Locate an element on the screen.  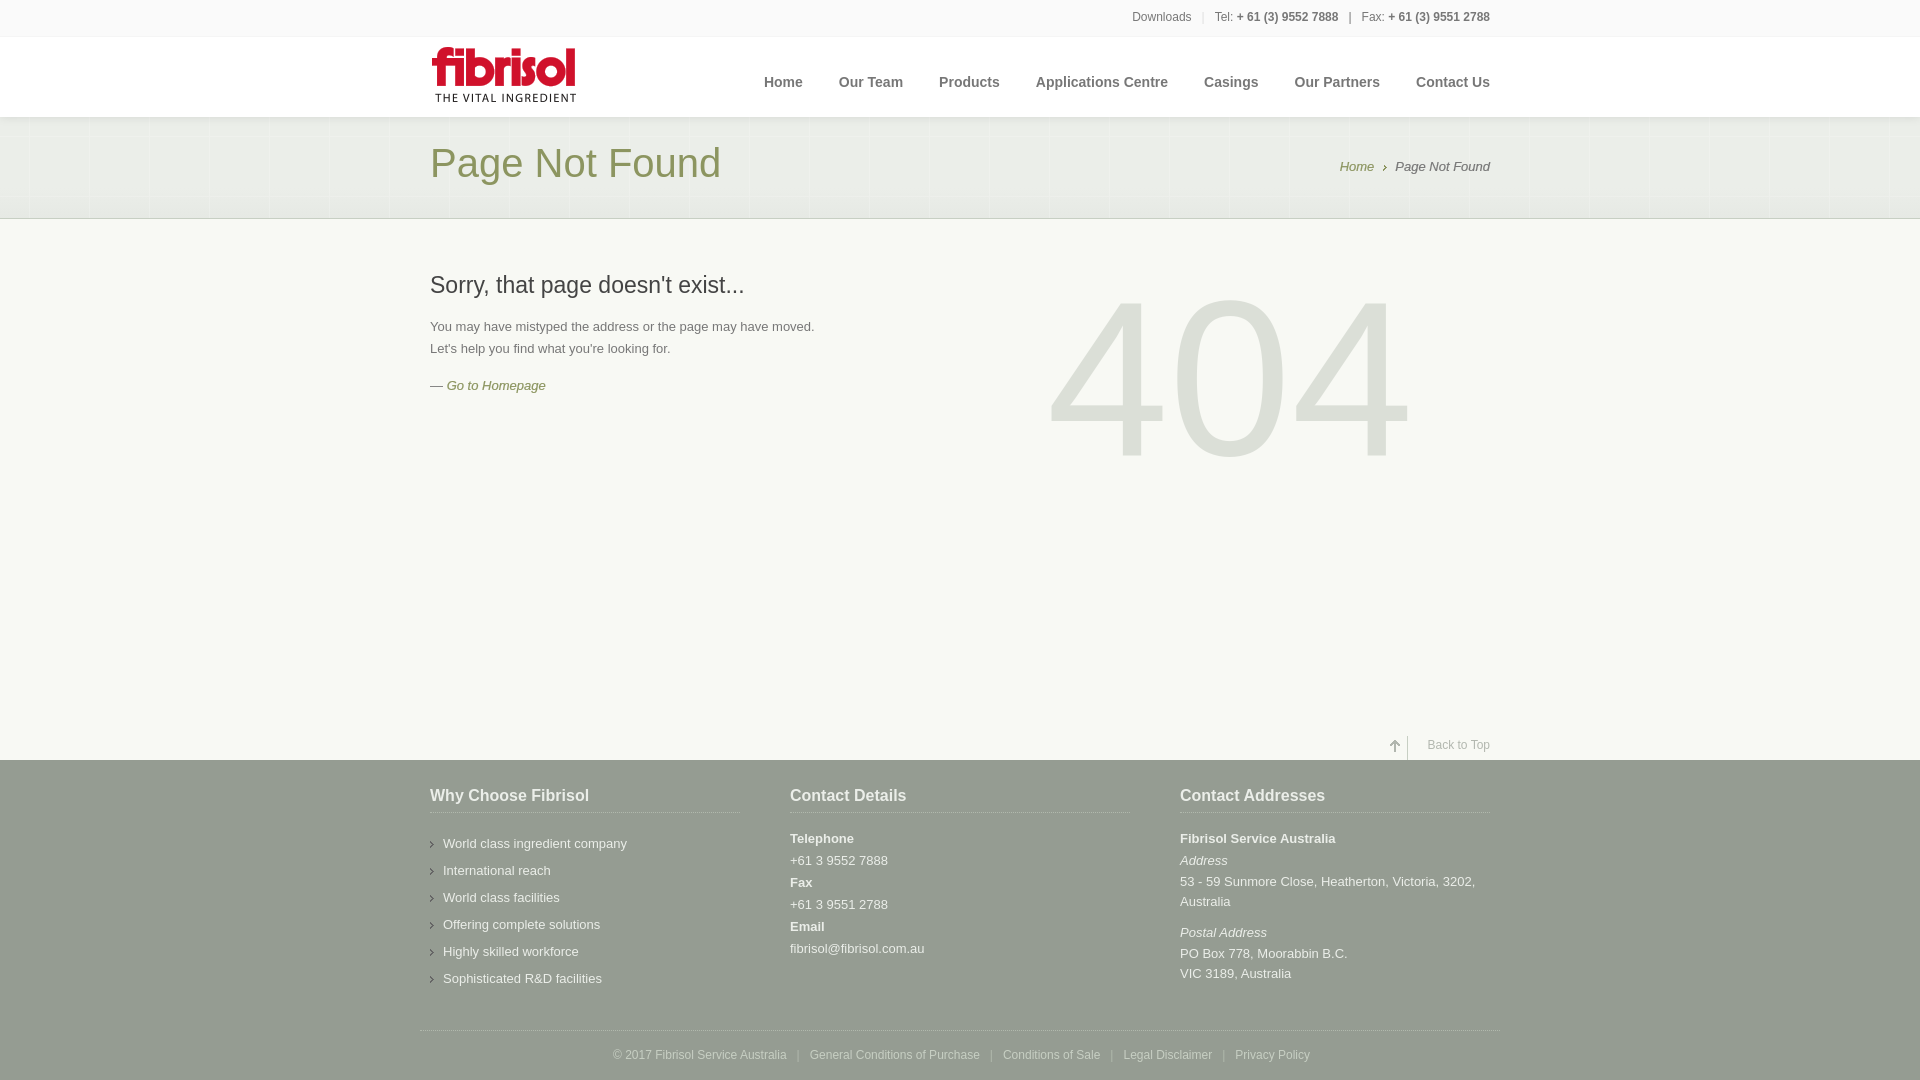
'Go to Homepage' is located at coordinates (496, 386).